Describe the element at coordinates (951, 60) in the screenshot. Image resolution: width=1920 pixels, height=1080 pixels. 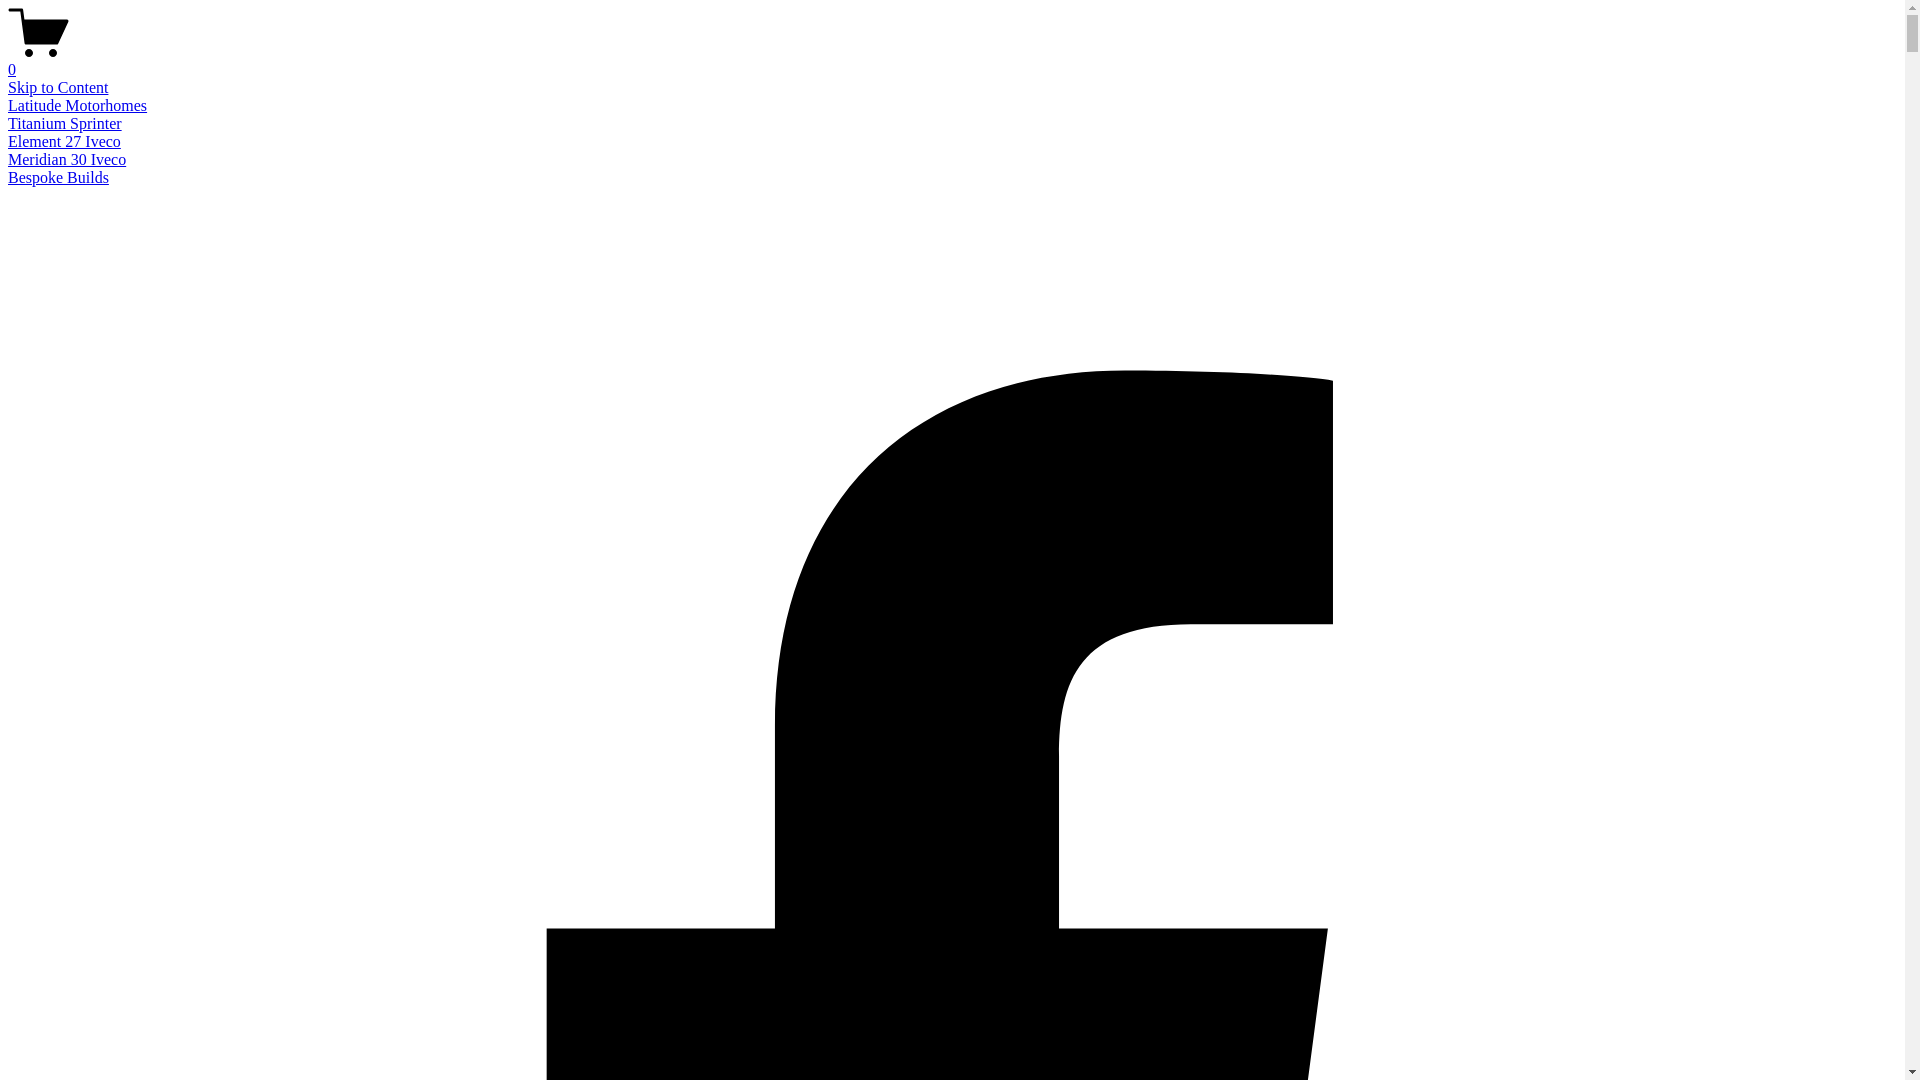
I see `'0'` at that location.